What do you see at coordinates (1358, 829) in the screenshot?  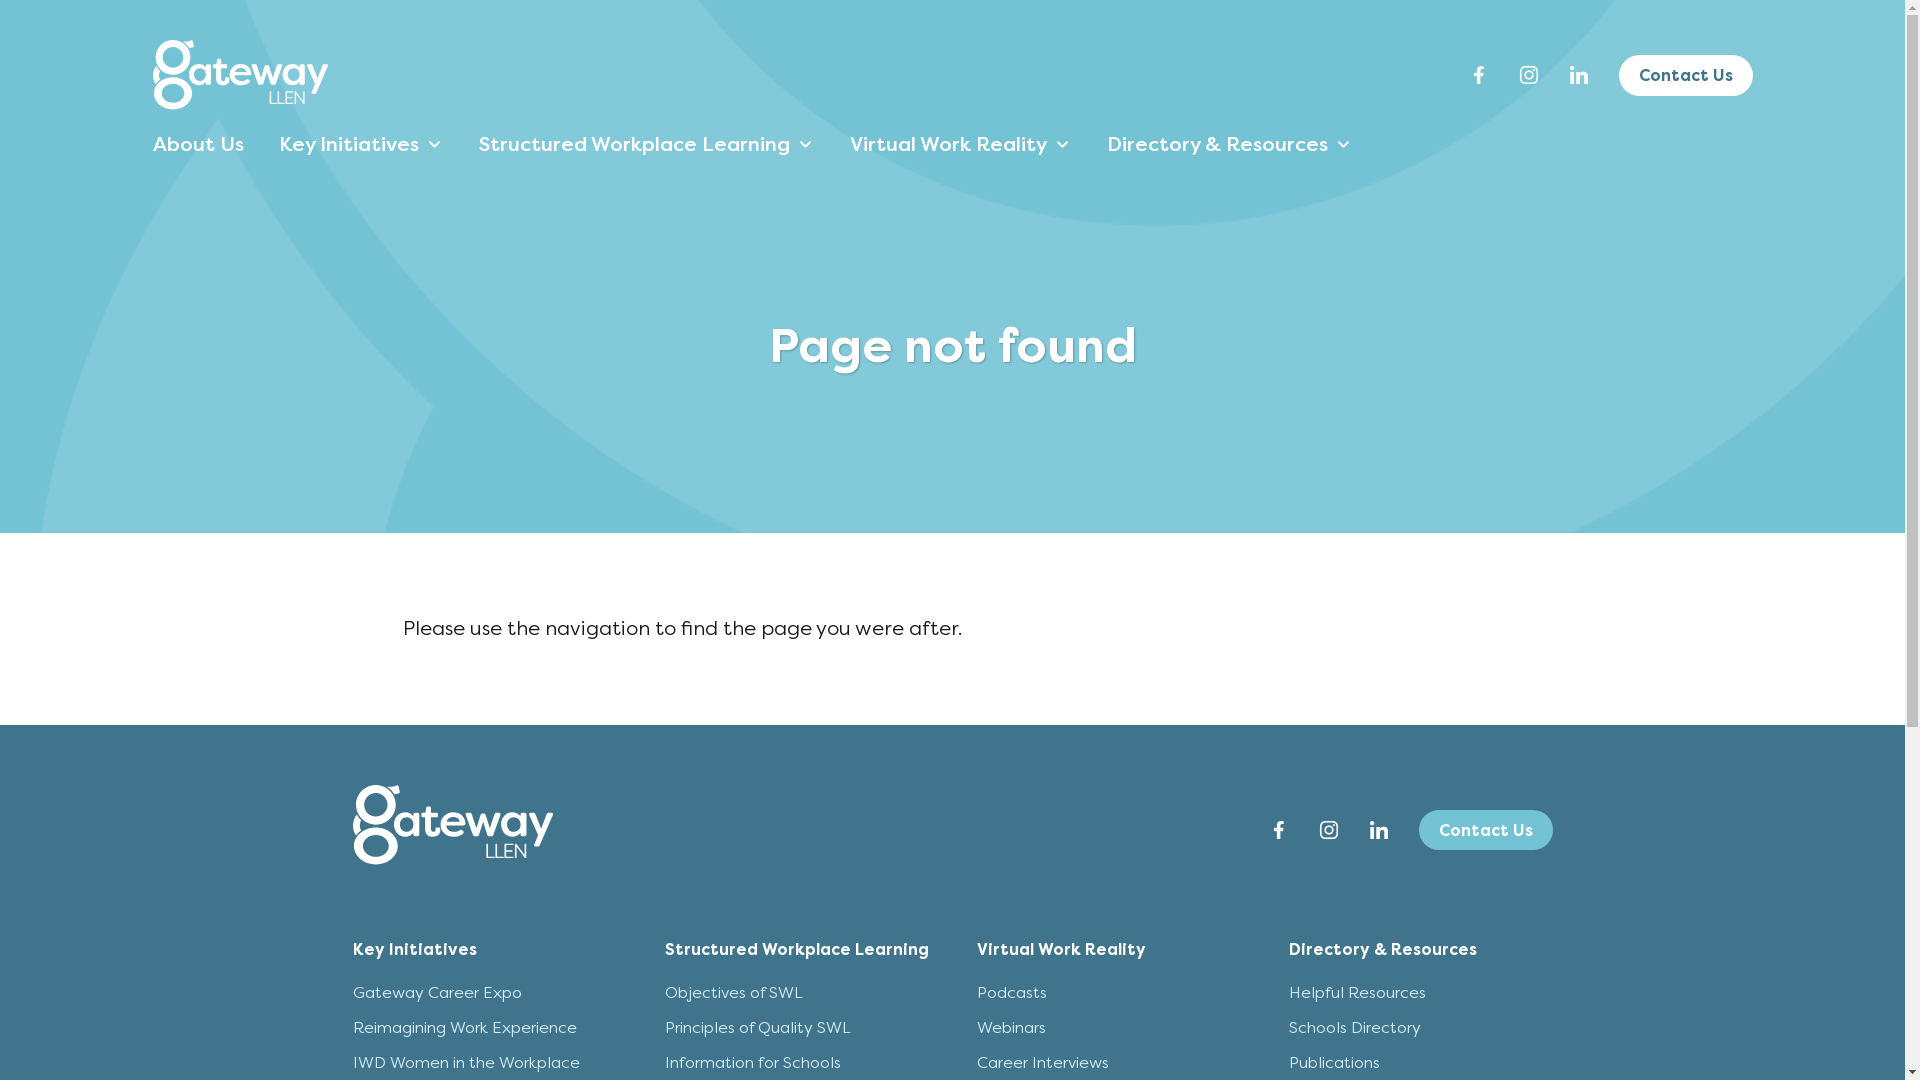 I see `'Gateway LLEN on LinkedIn'` at bounding box center [1358, 829].